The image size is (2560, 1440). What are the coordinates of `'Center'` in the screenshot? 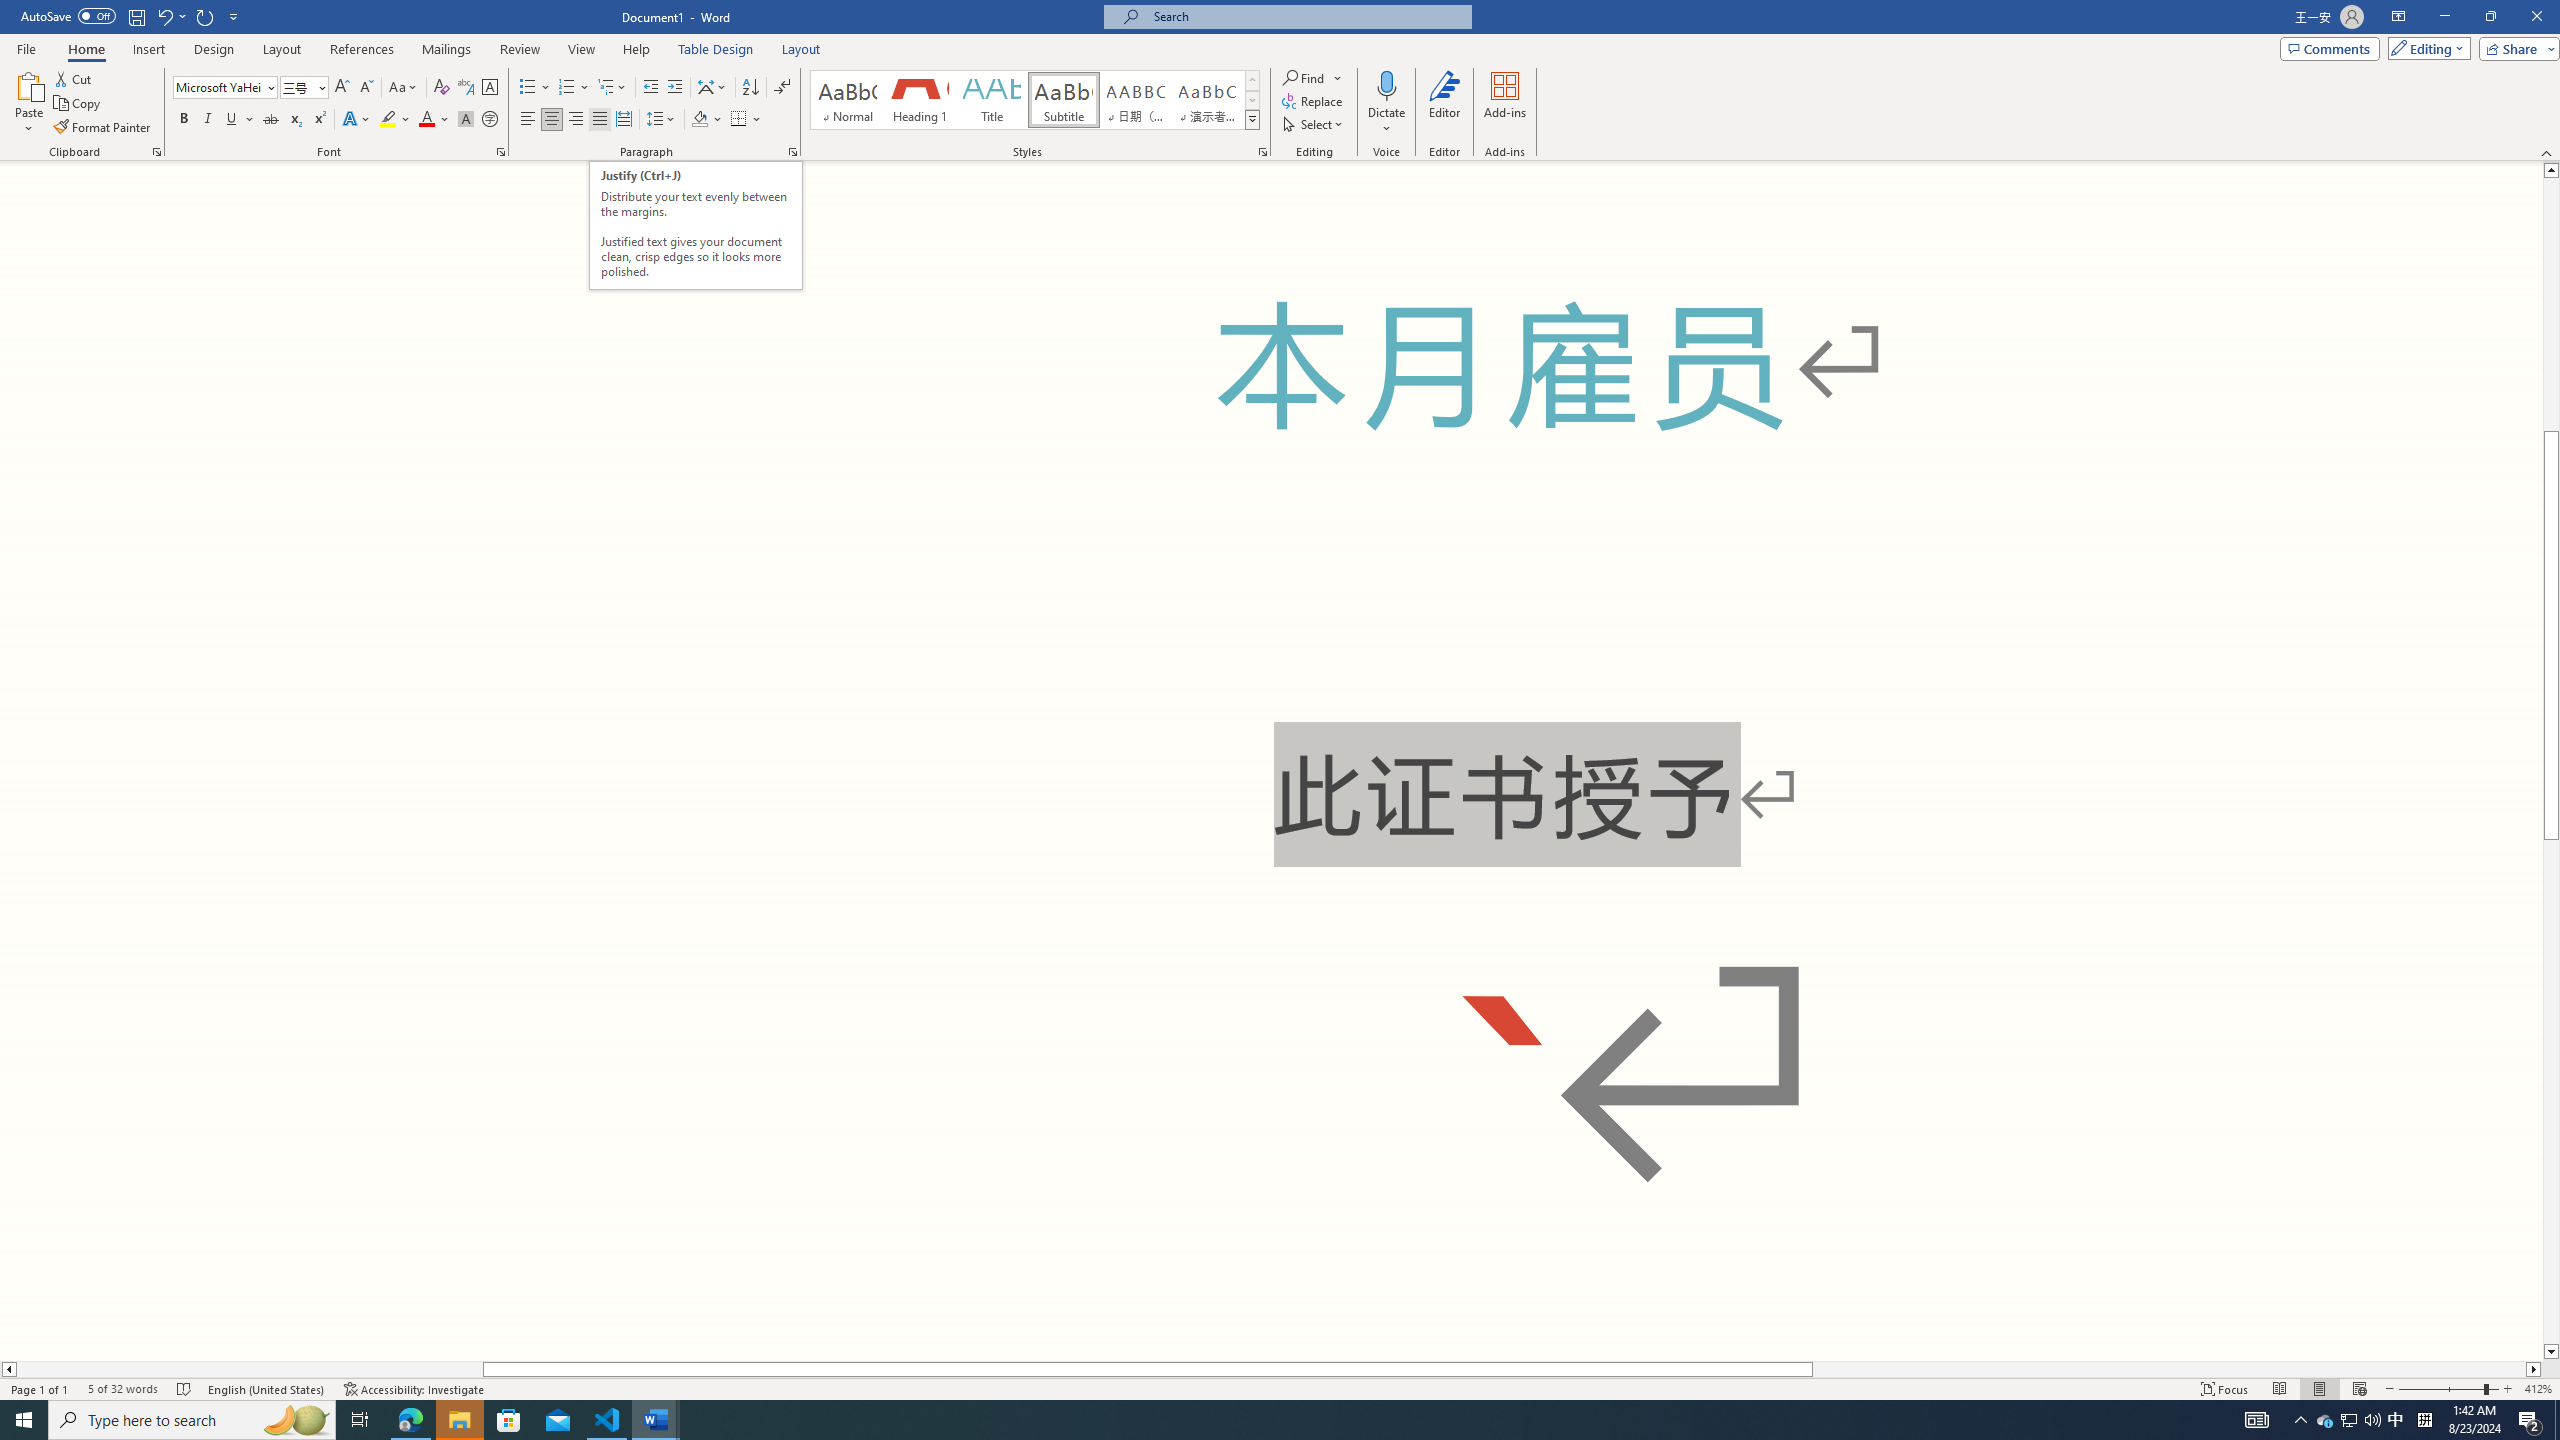 It's located at (550, 118).